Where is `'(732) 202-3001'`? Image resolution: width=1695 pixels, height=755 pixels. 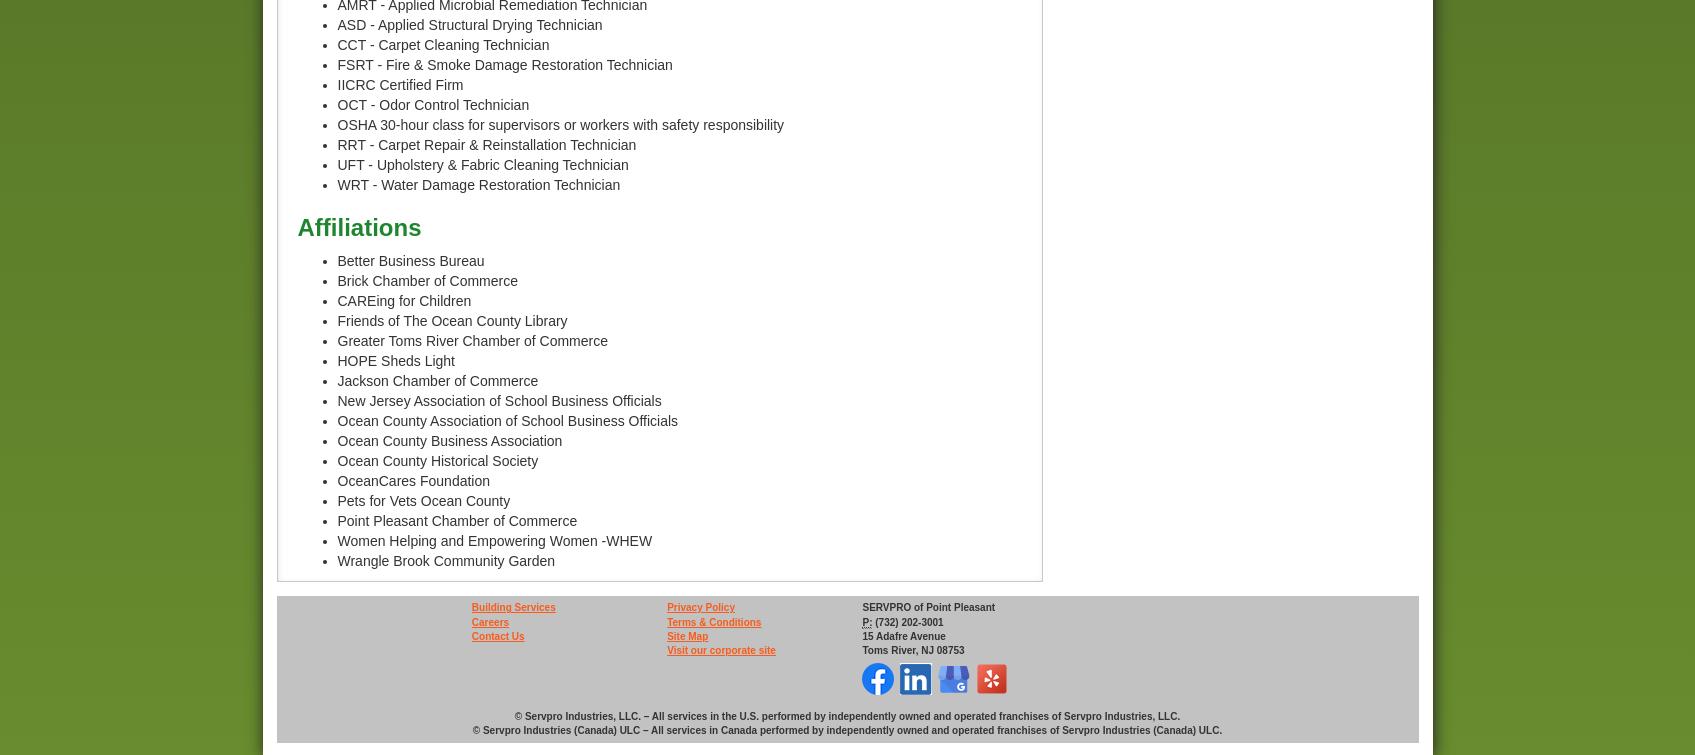 '(732) 202-3001' is located at coordinates (873, 620).